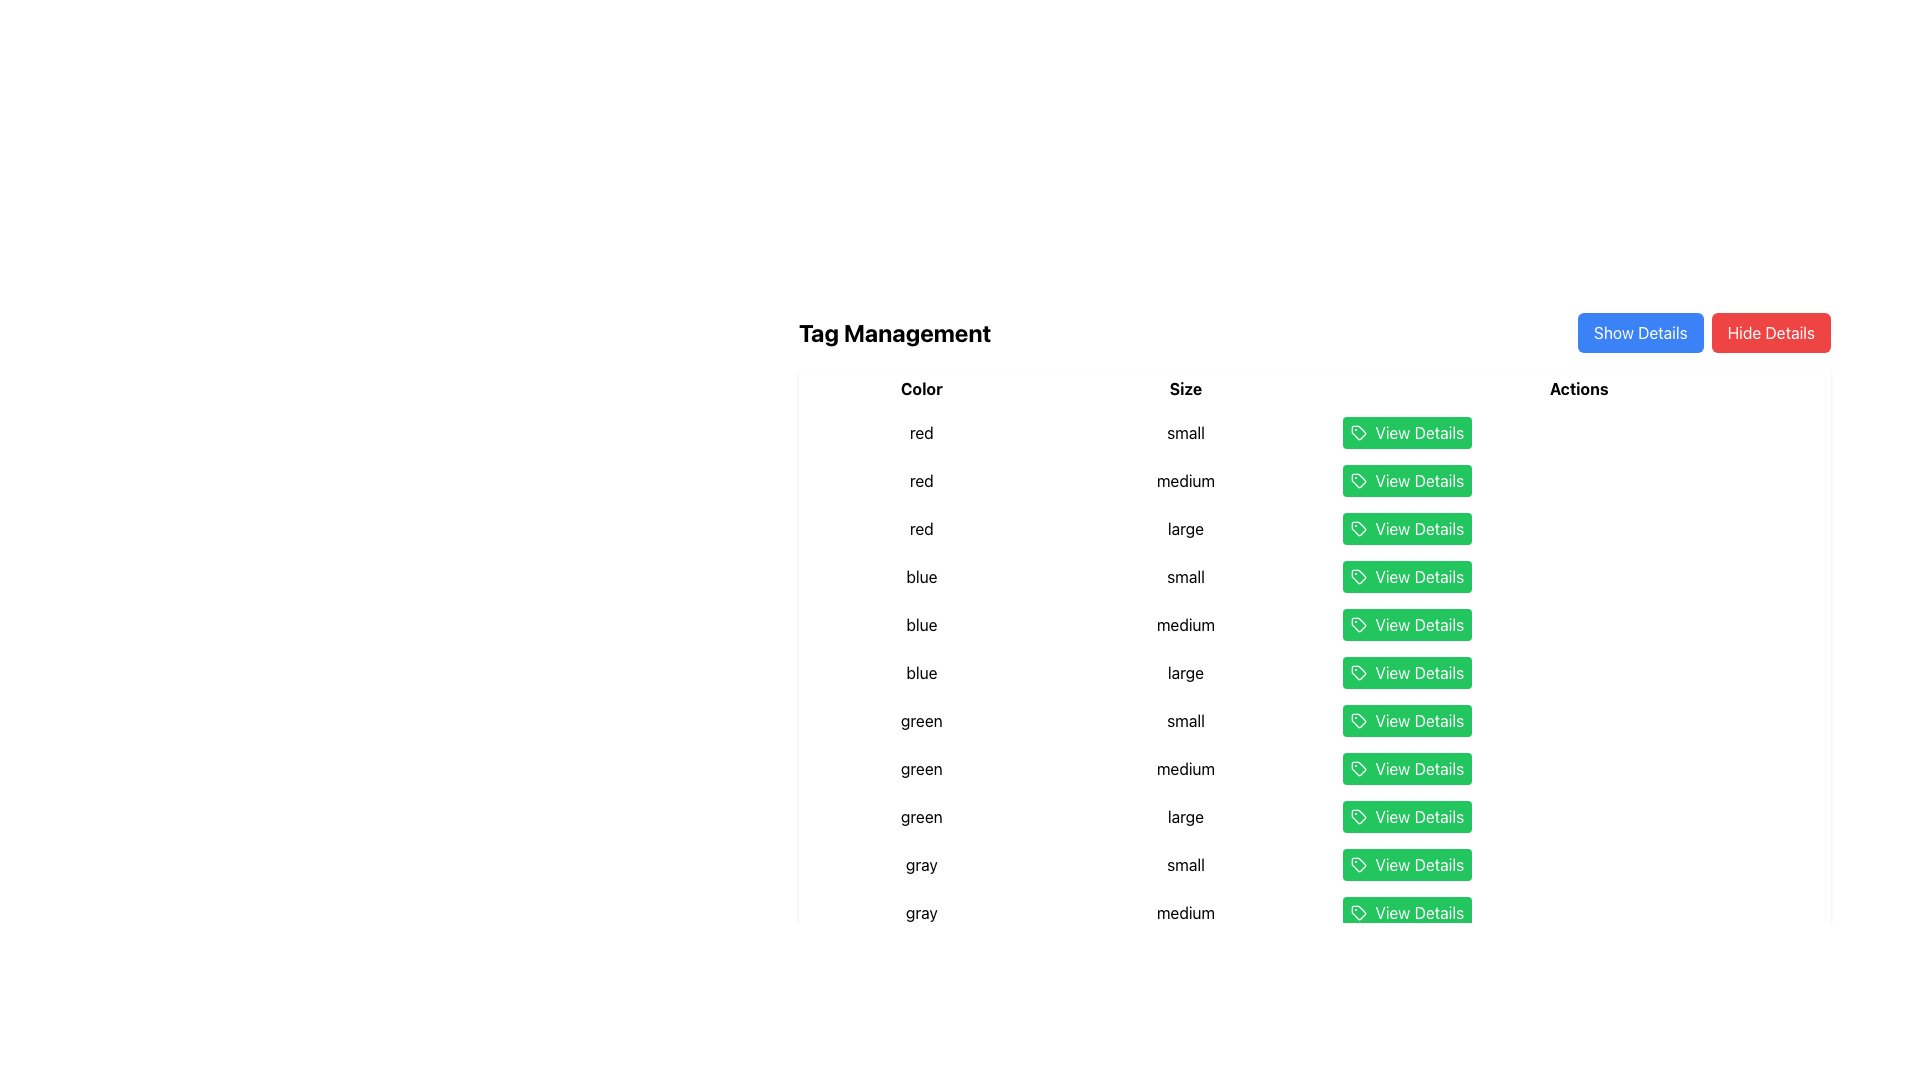  I want to click on the green rectangular button labeled 'View Details' surrounding the small, green, tag-shaped icon located in the 'Actions' column of a table, so click(1358, 481).